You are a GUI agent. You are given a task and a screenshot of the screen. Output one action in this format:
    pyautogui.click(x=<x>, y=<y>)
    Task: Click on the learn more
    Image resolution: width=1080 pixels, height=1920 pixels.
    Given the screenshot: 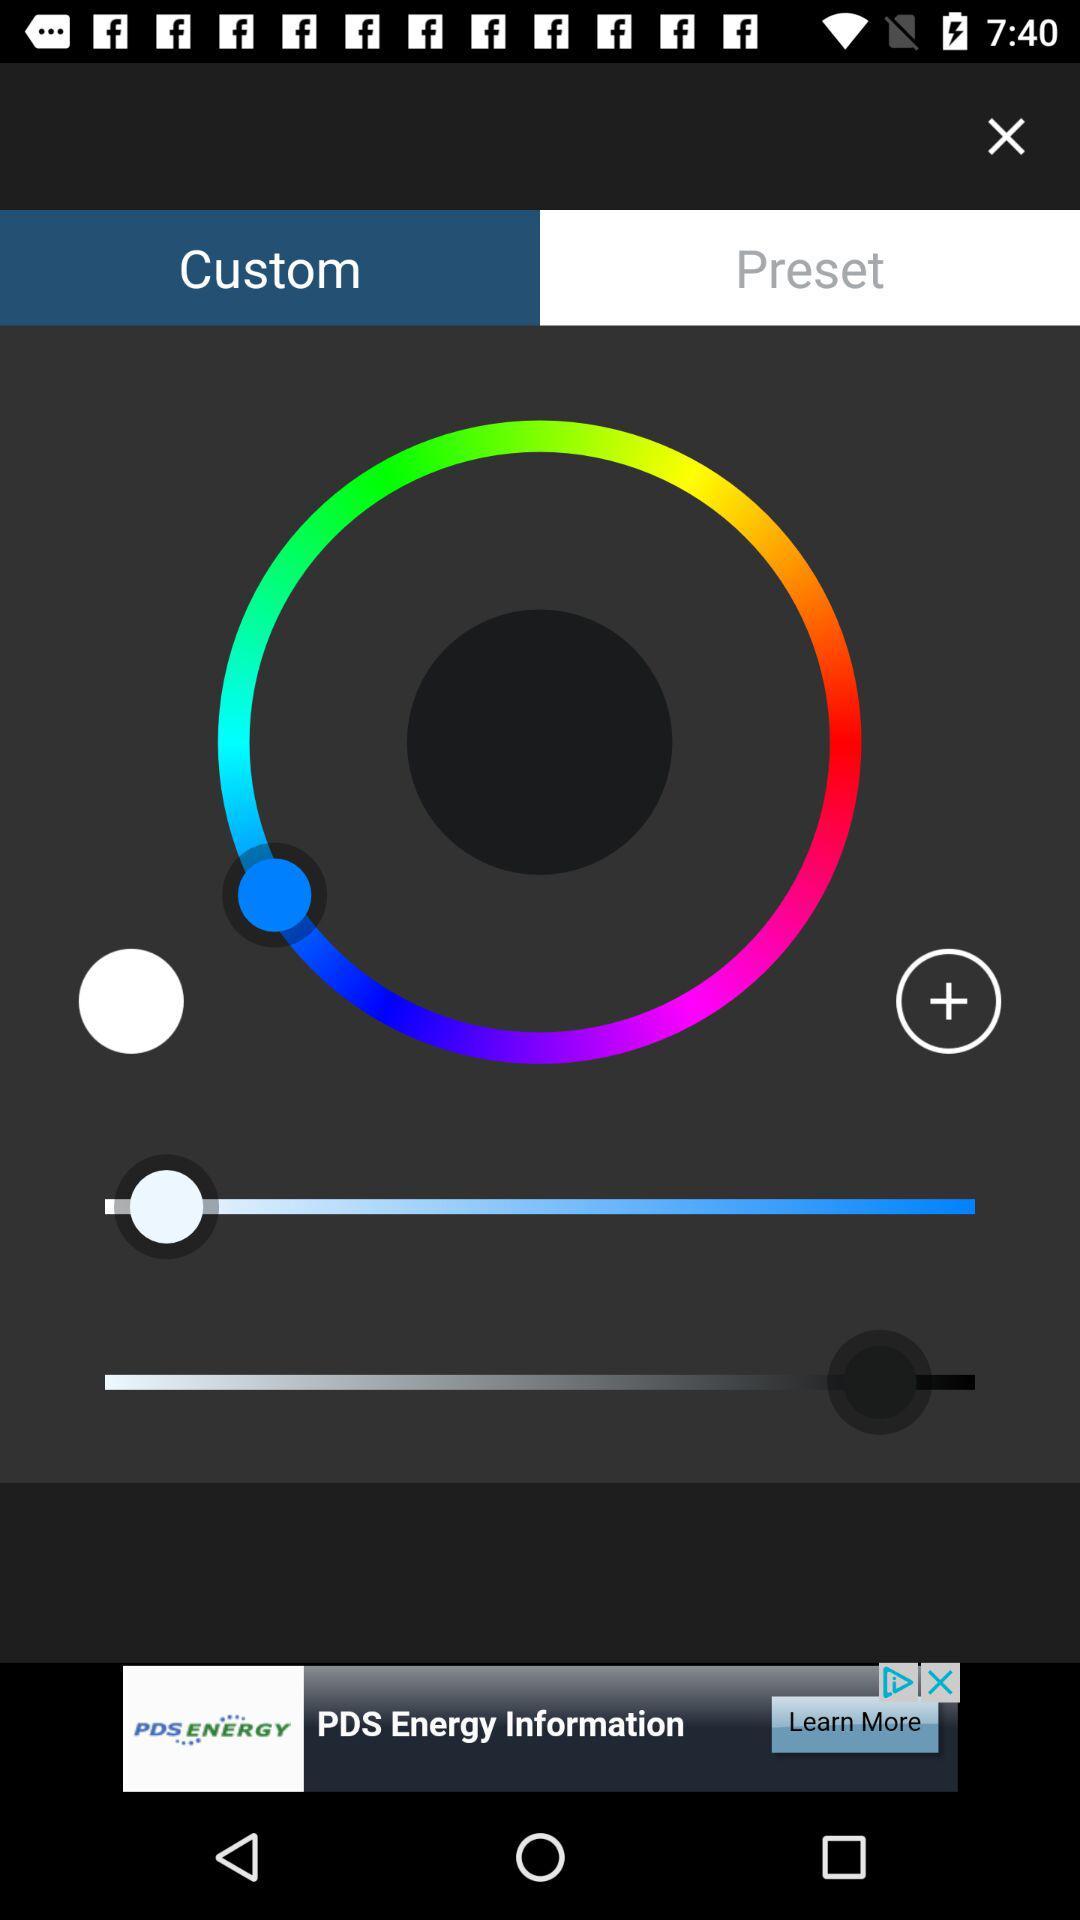 What is the action you would take?
    pyautogui.click(x=540, y=1727)
    